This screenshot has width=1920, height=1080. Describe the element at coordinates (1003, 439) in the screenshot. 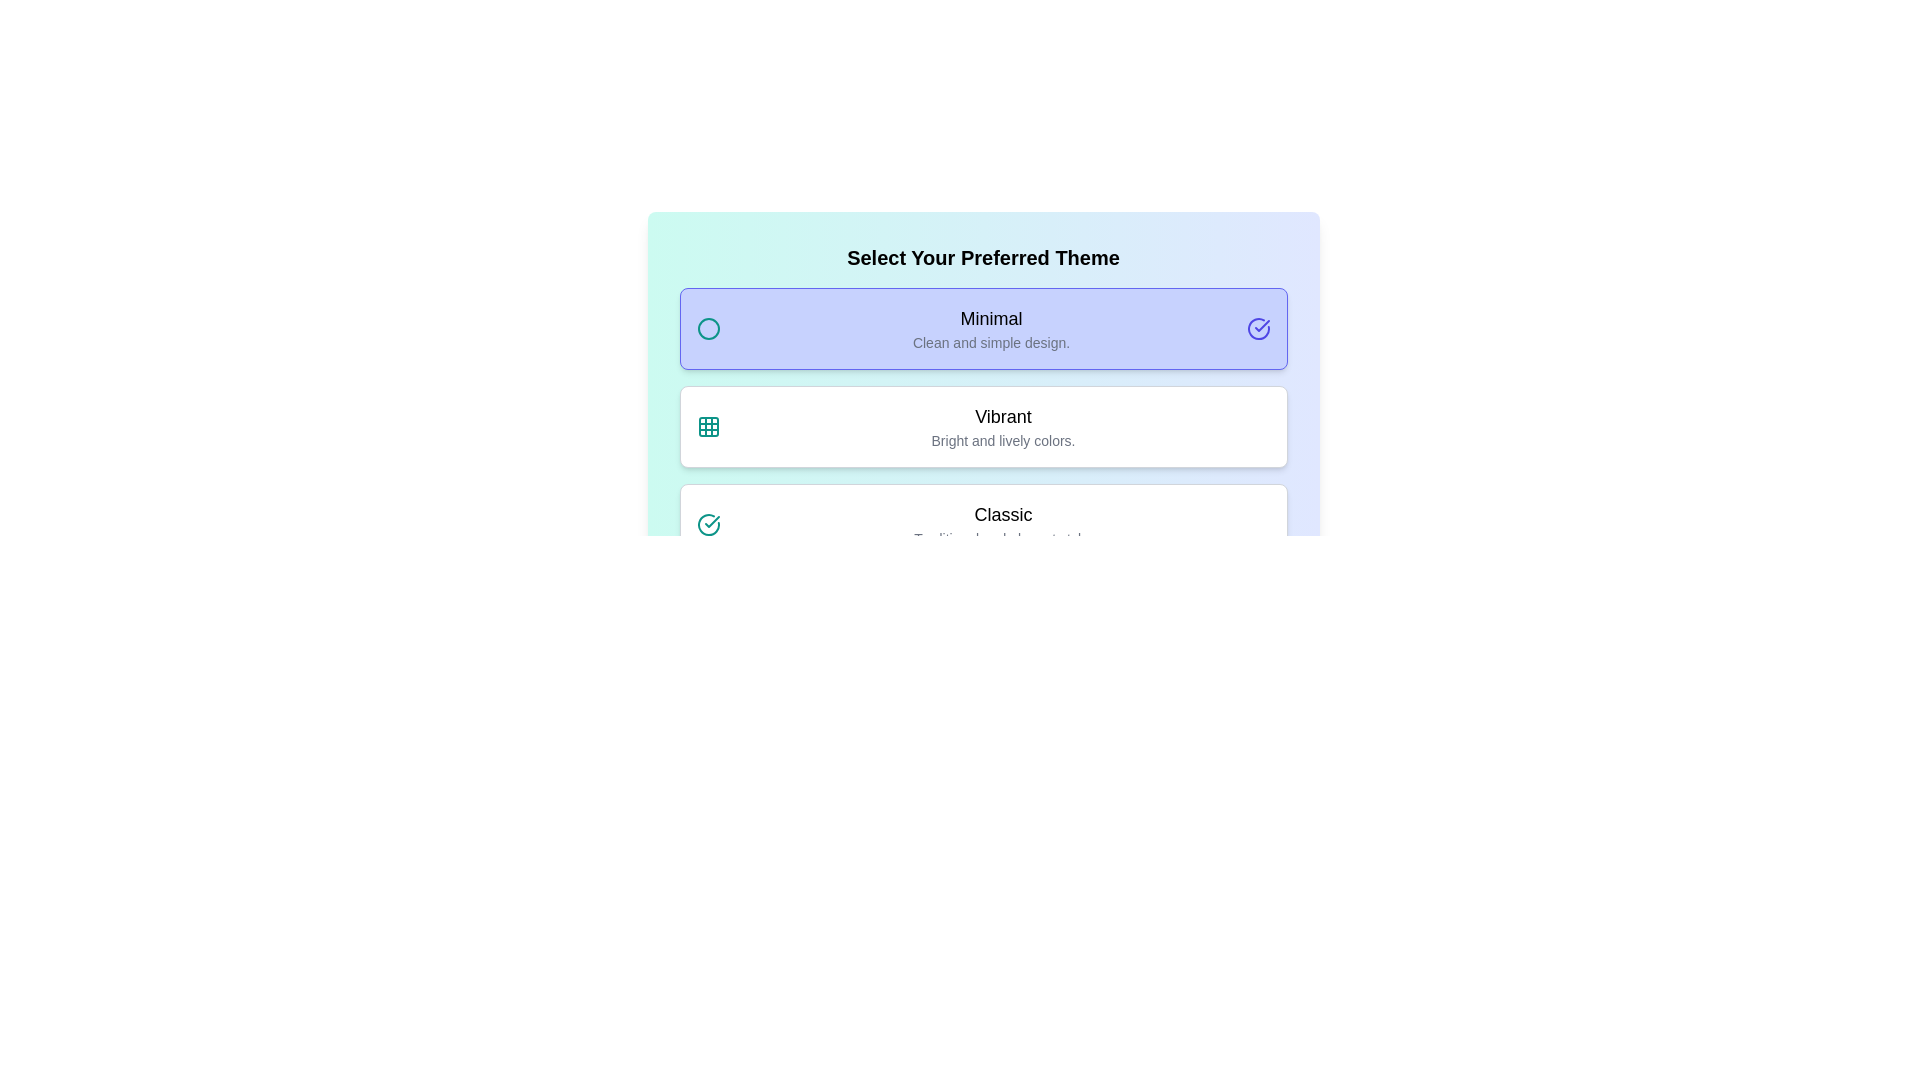

I see `the static text displaying 'Bright and lively colors.' which is positioned below the 'Vibrant' text, indicating a selectable theme option` at that location.